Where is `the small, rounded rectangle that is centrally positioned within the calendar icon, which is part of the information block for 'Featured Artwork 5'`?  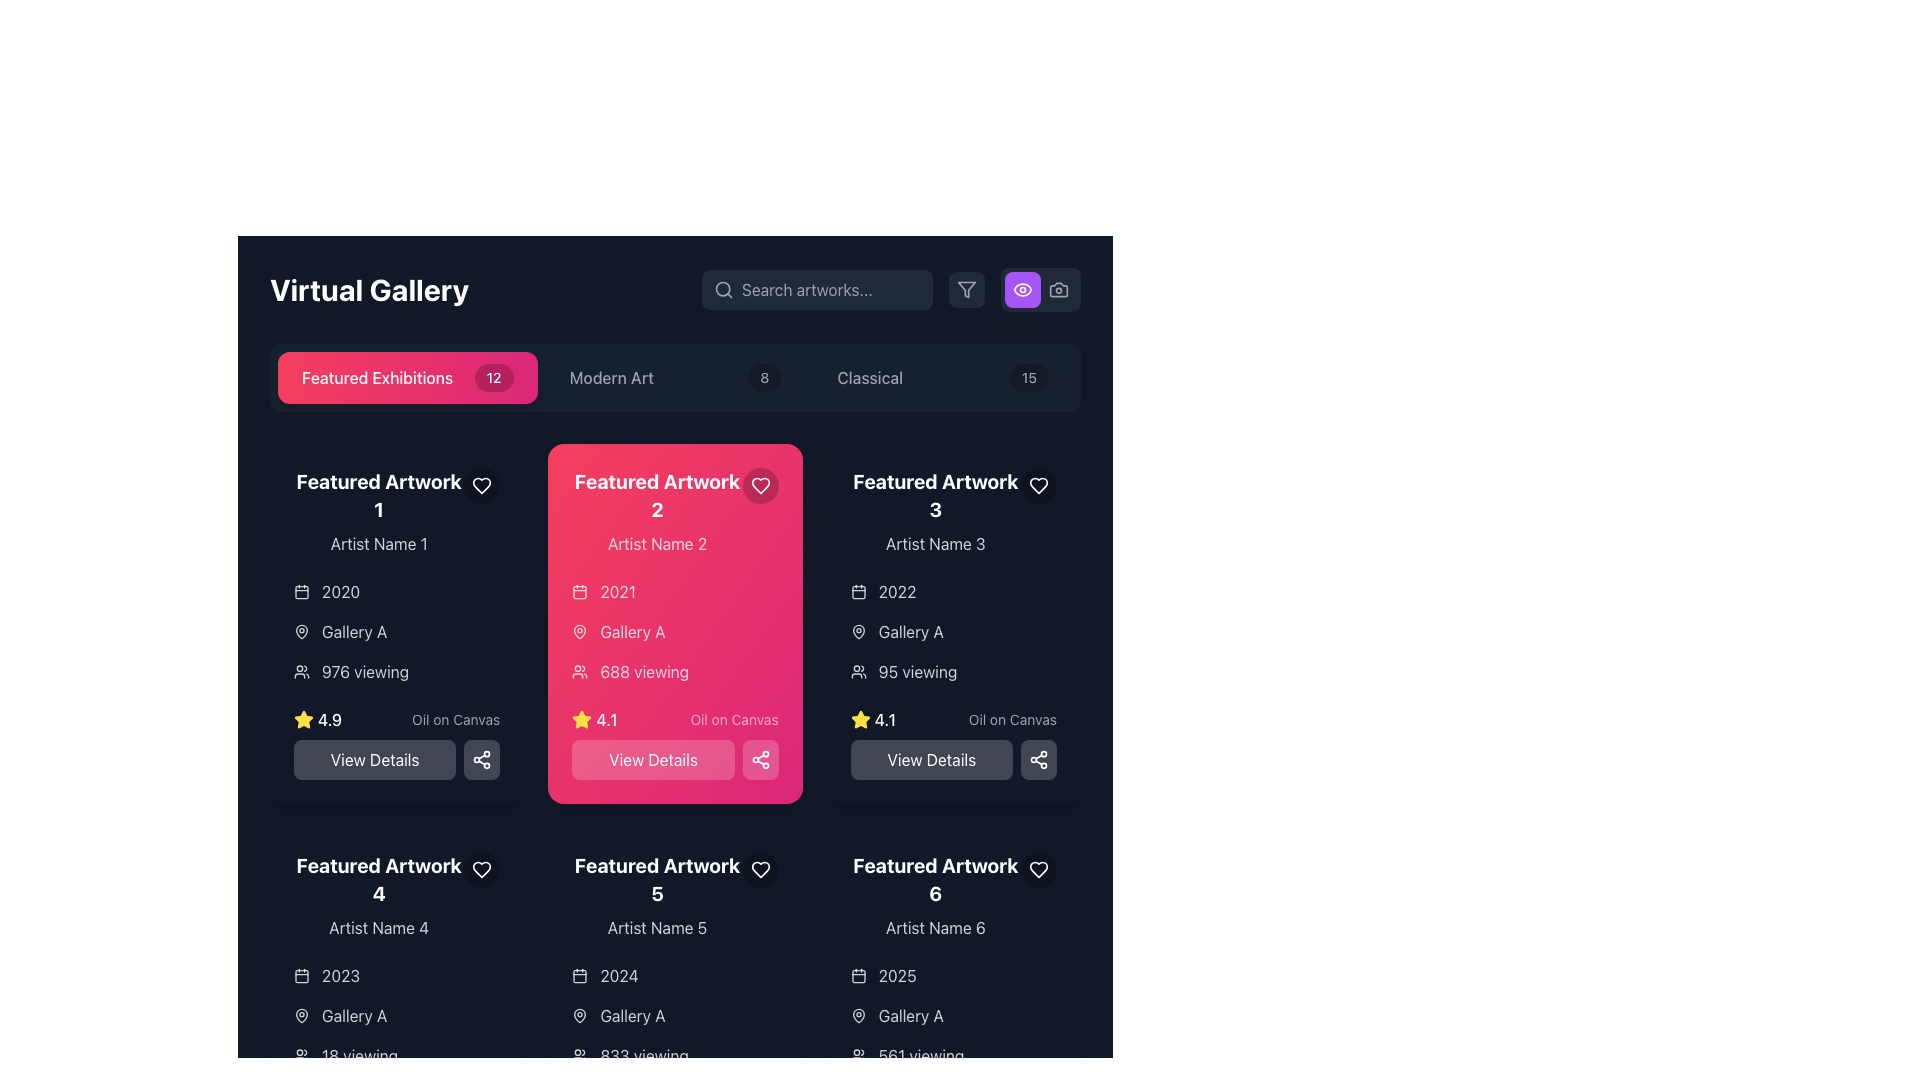 the small, rounded rectangle that is centrally positioned within the calendar icon, which is part of the information block for 'Featured Artwork 5' is located at coordinates (579, 975).